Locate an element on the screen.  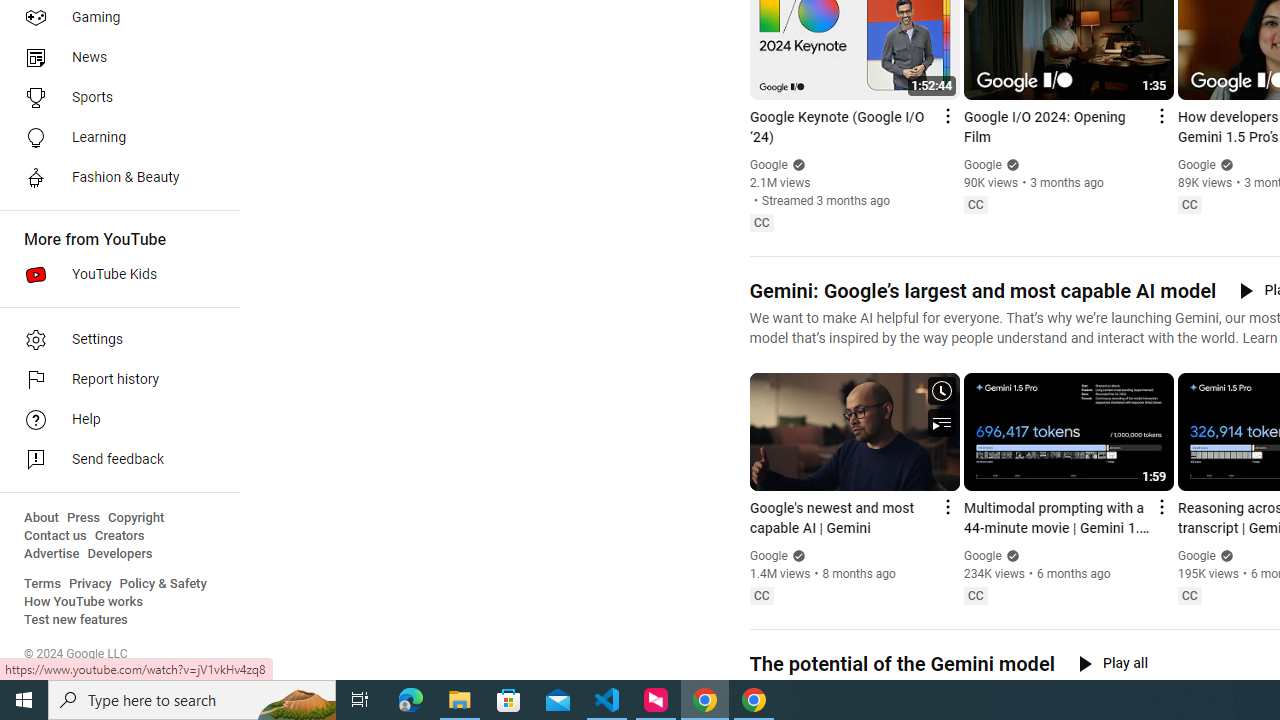
'How YouTube works' is located at coordinates (82, 601).